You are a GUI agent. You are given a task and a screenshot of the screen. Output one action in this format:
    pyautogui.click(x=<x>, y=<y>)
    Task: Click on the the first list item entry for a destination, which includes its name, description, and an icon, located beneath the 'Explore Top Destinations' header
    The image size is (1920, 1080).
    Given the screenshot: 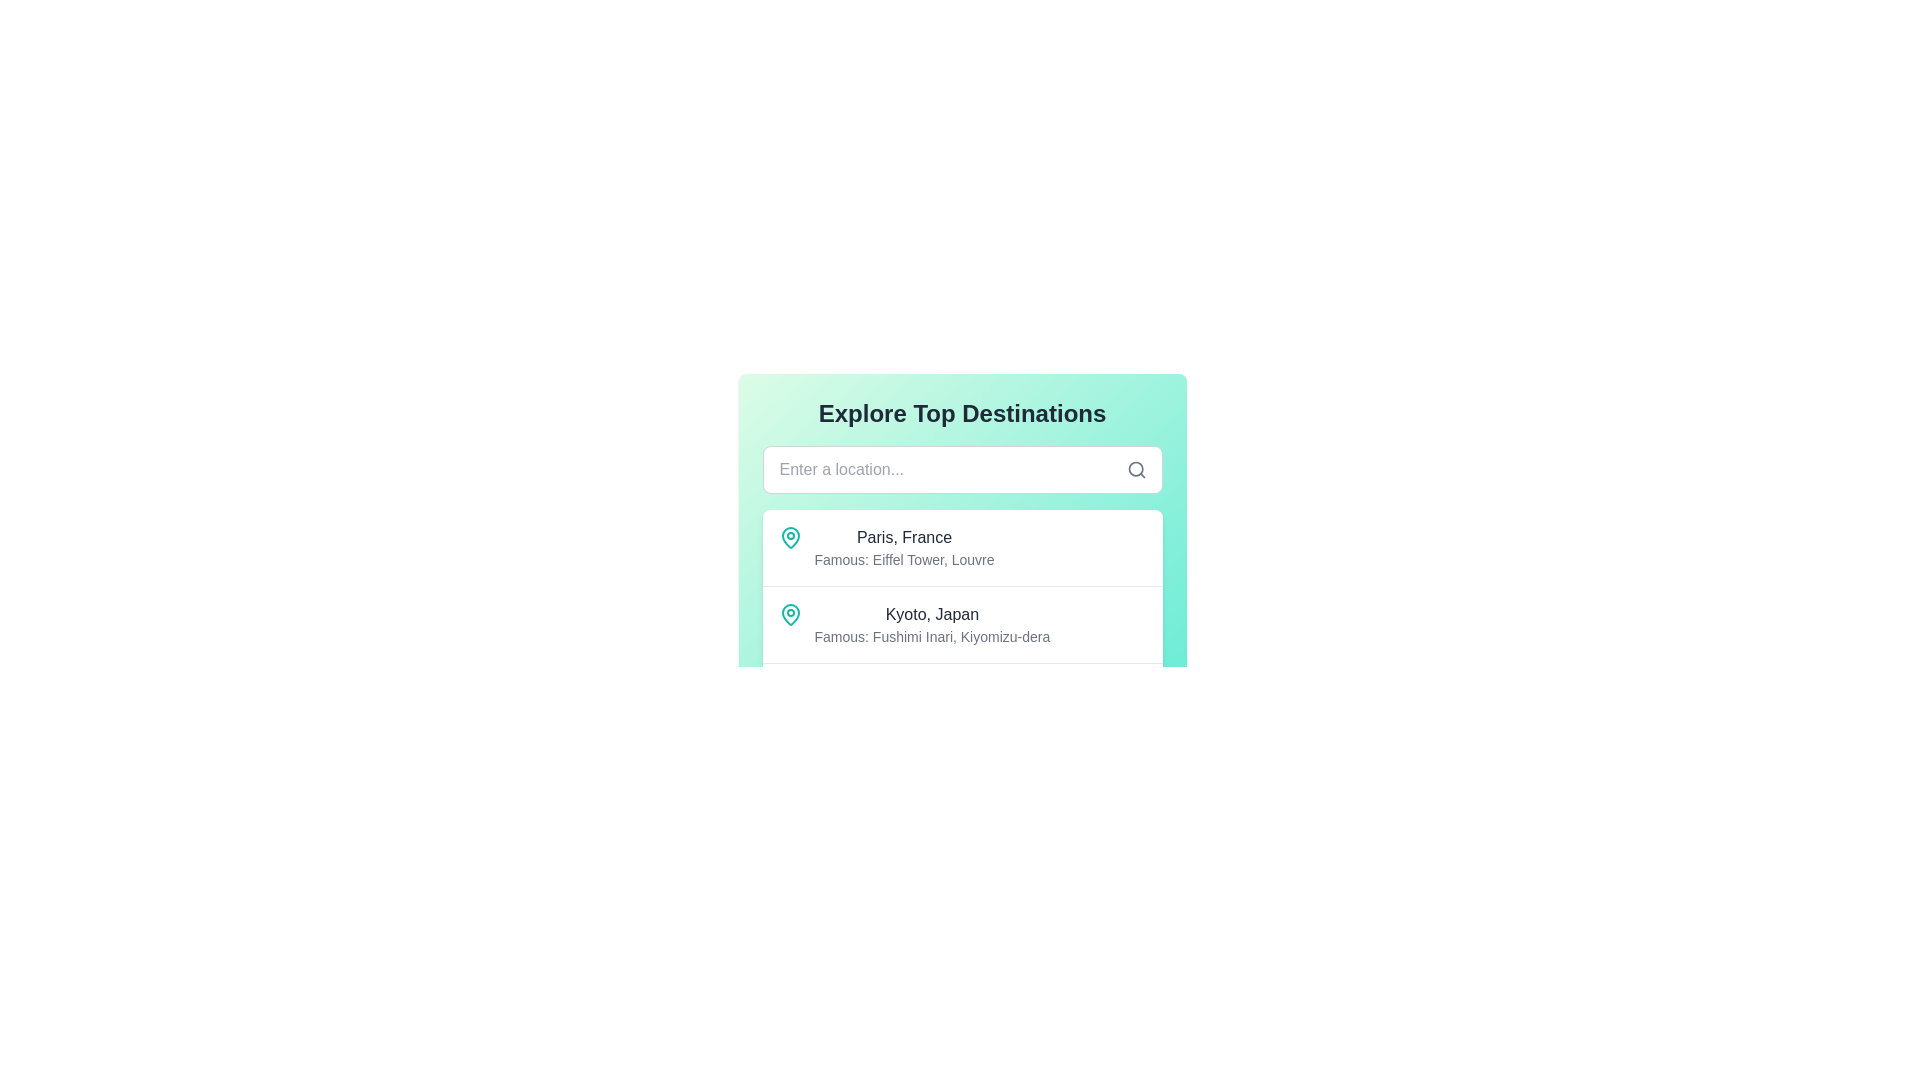 What is the action you would take?
    pyautogui.click(x=962, y=547)
    